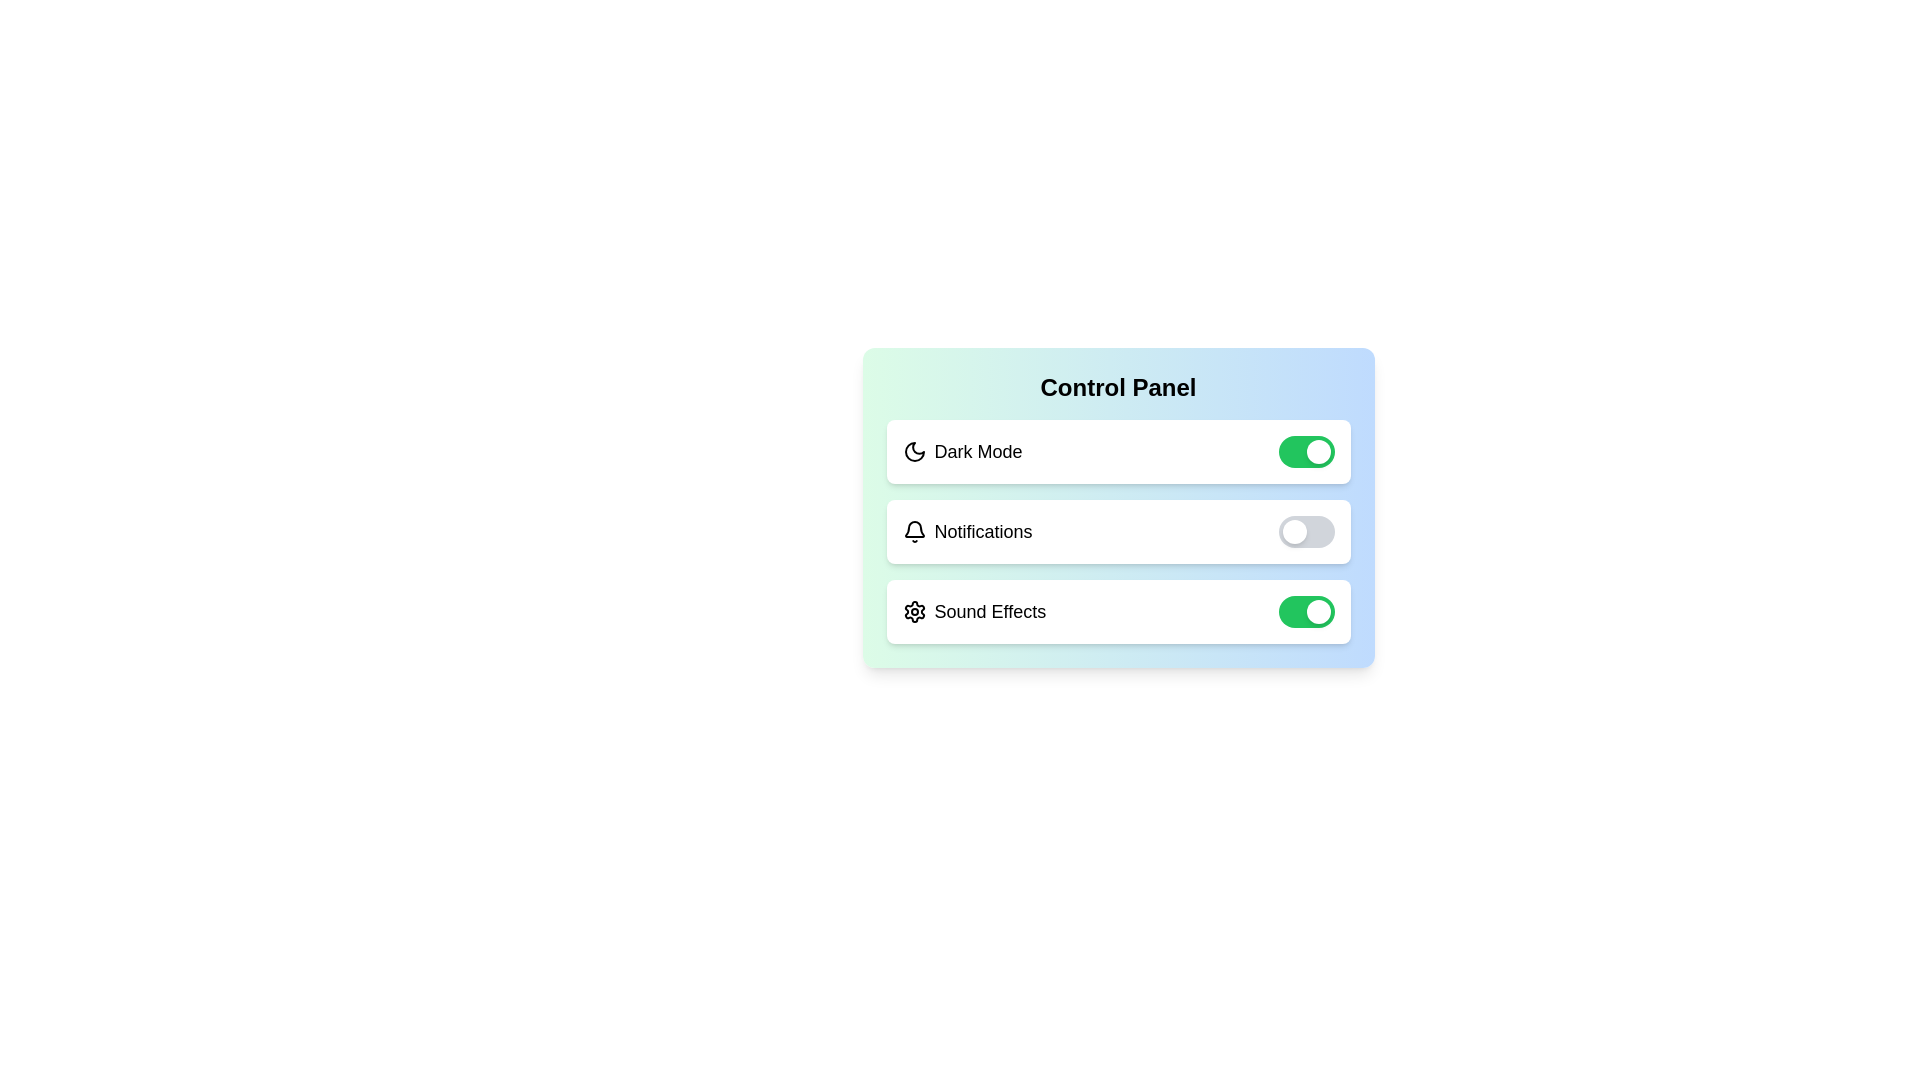 This screenshot has width=1920, height=1080. I want to click on the Moon icon to display additional information, so click(913, 451).